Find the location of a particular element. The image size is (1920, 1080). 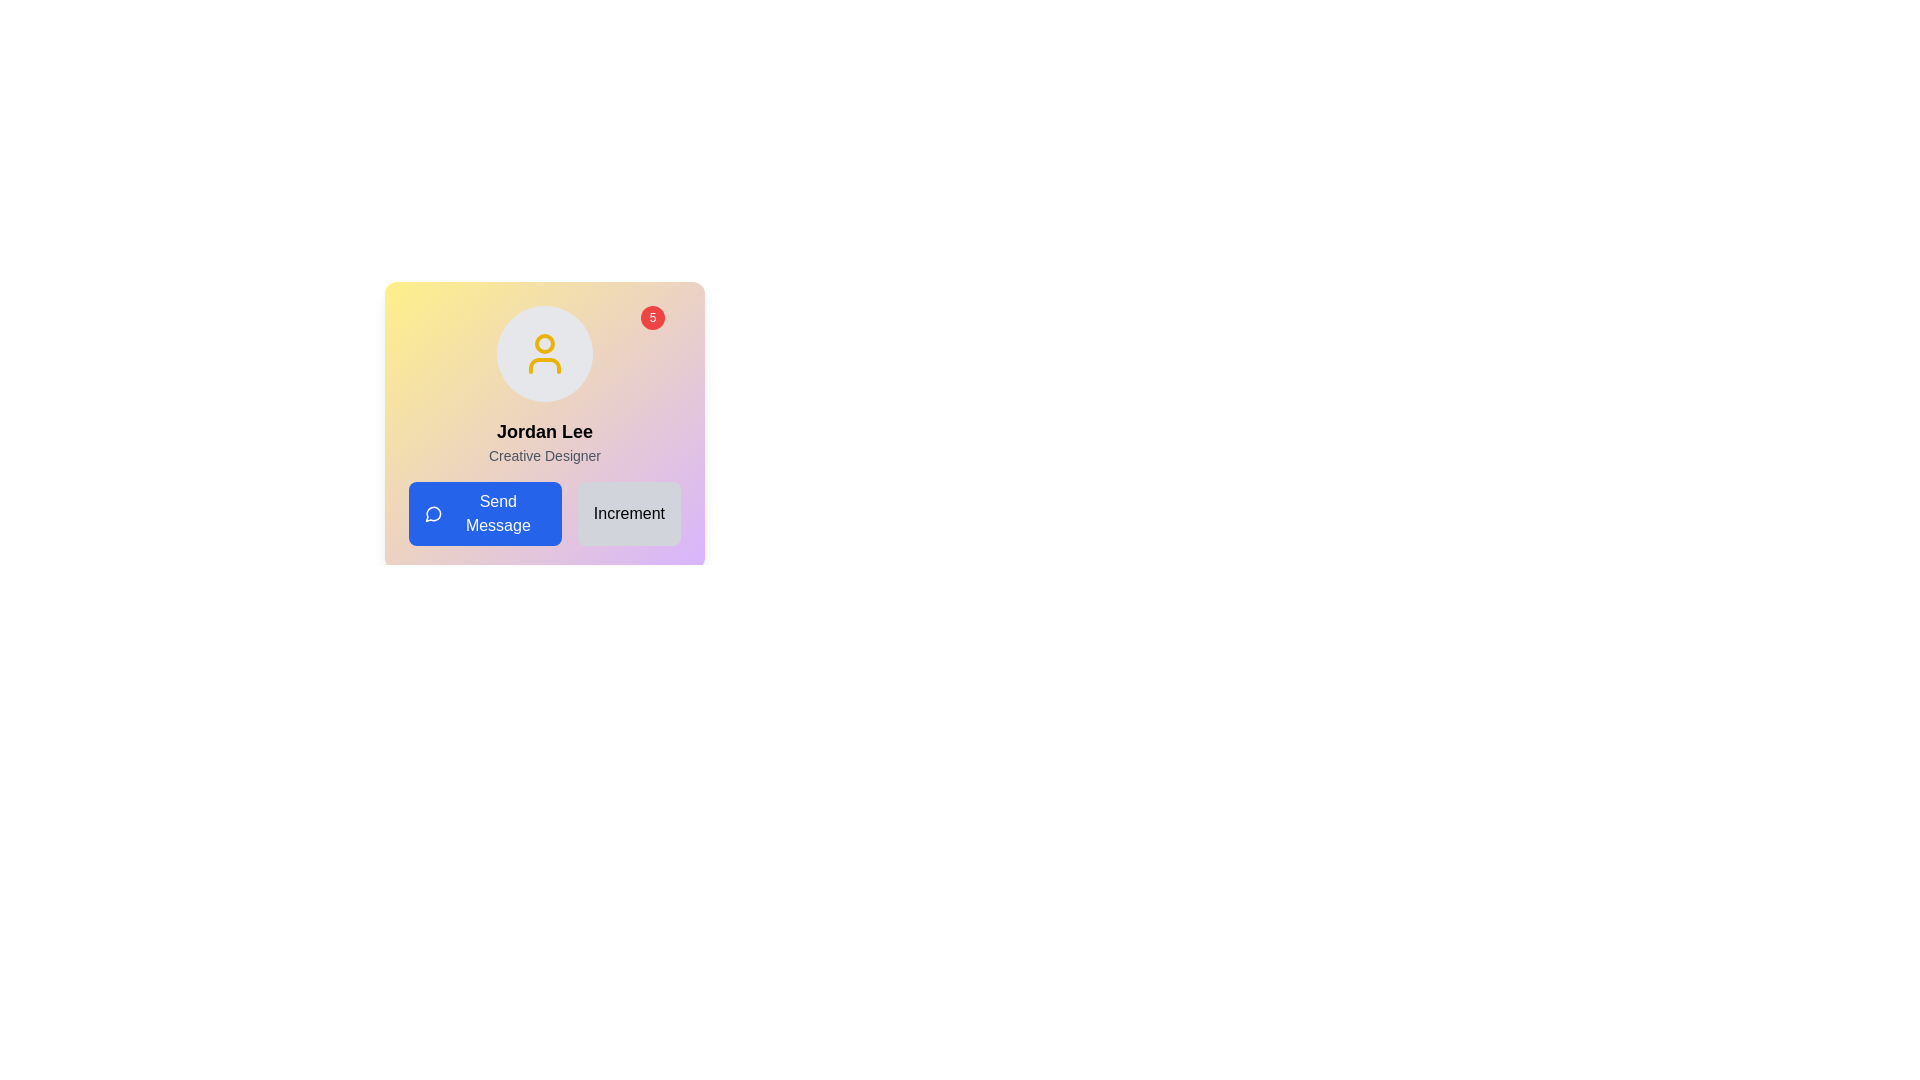

the SVG Circle element located at the top-center of the user avatar graphic, which is positioned above the name text in the user information card is located at coordinates (545, 342).